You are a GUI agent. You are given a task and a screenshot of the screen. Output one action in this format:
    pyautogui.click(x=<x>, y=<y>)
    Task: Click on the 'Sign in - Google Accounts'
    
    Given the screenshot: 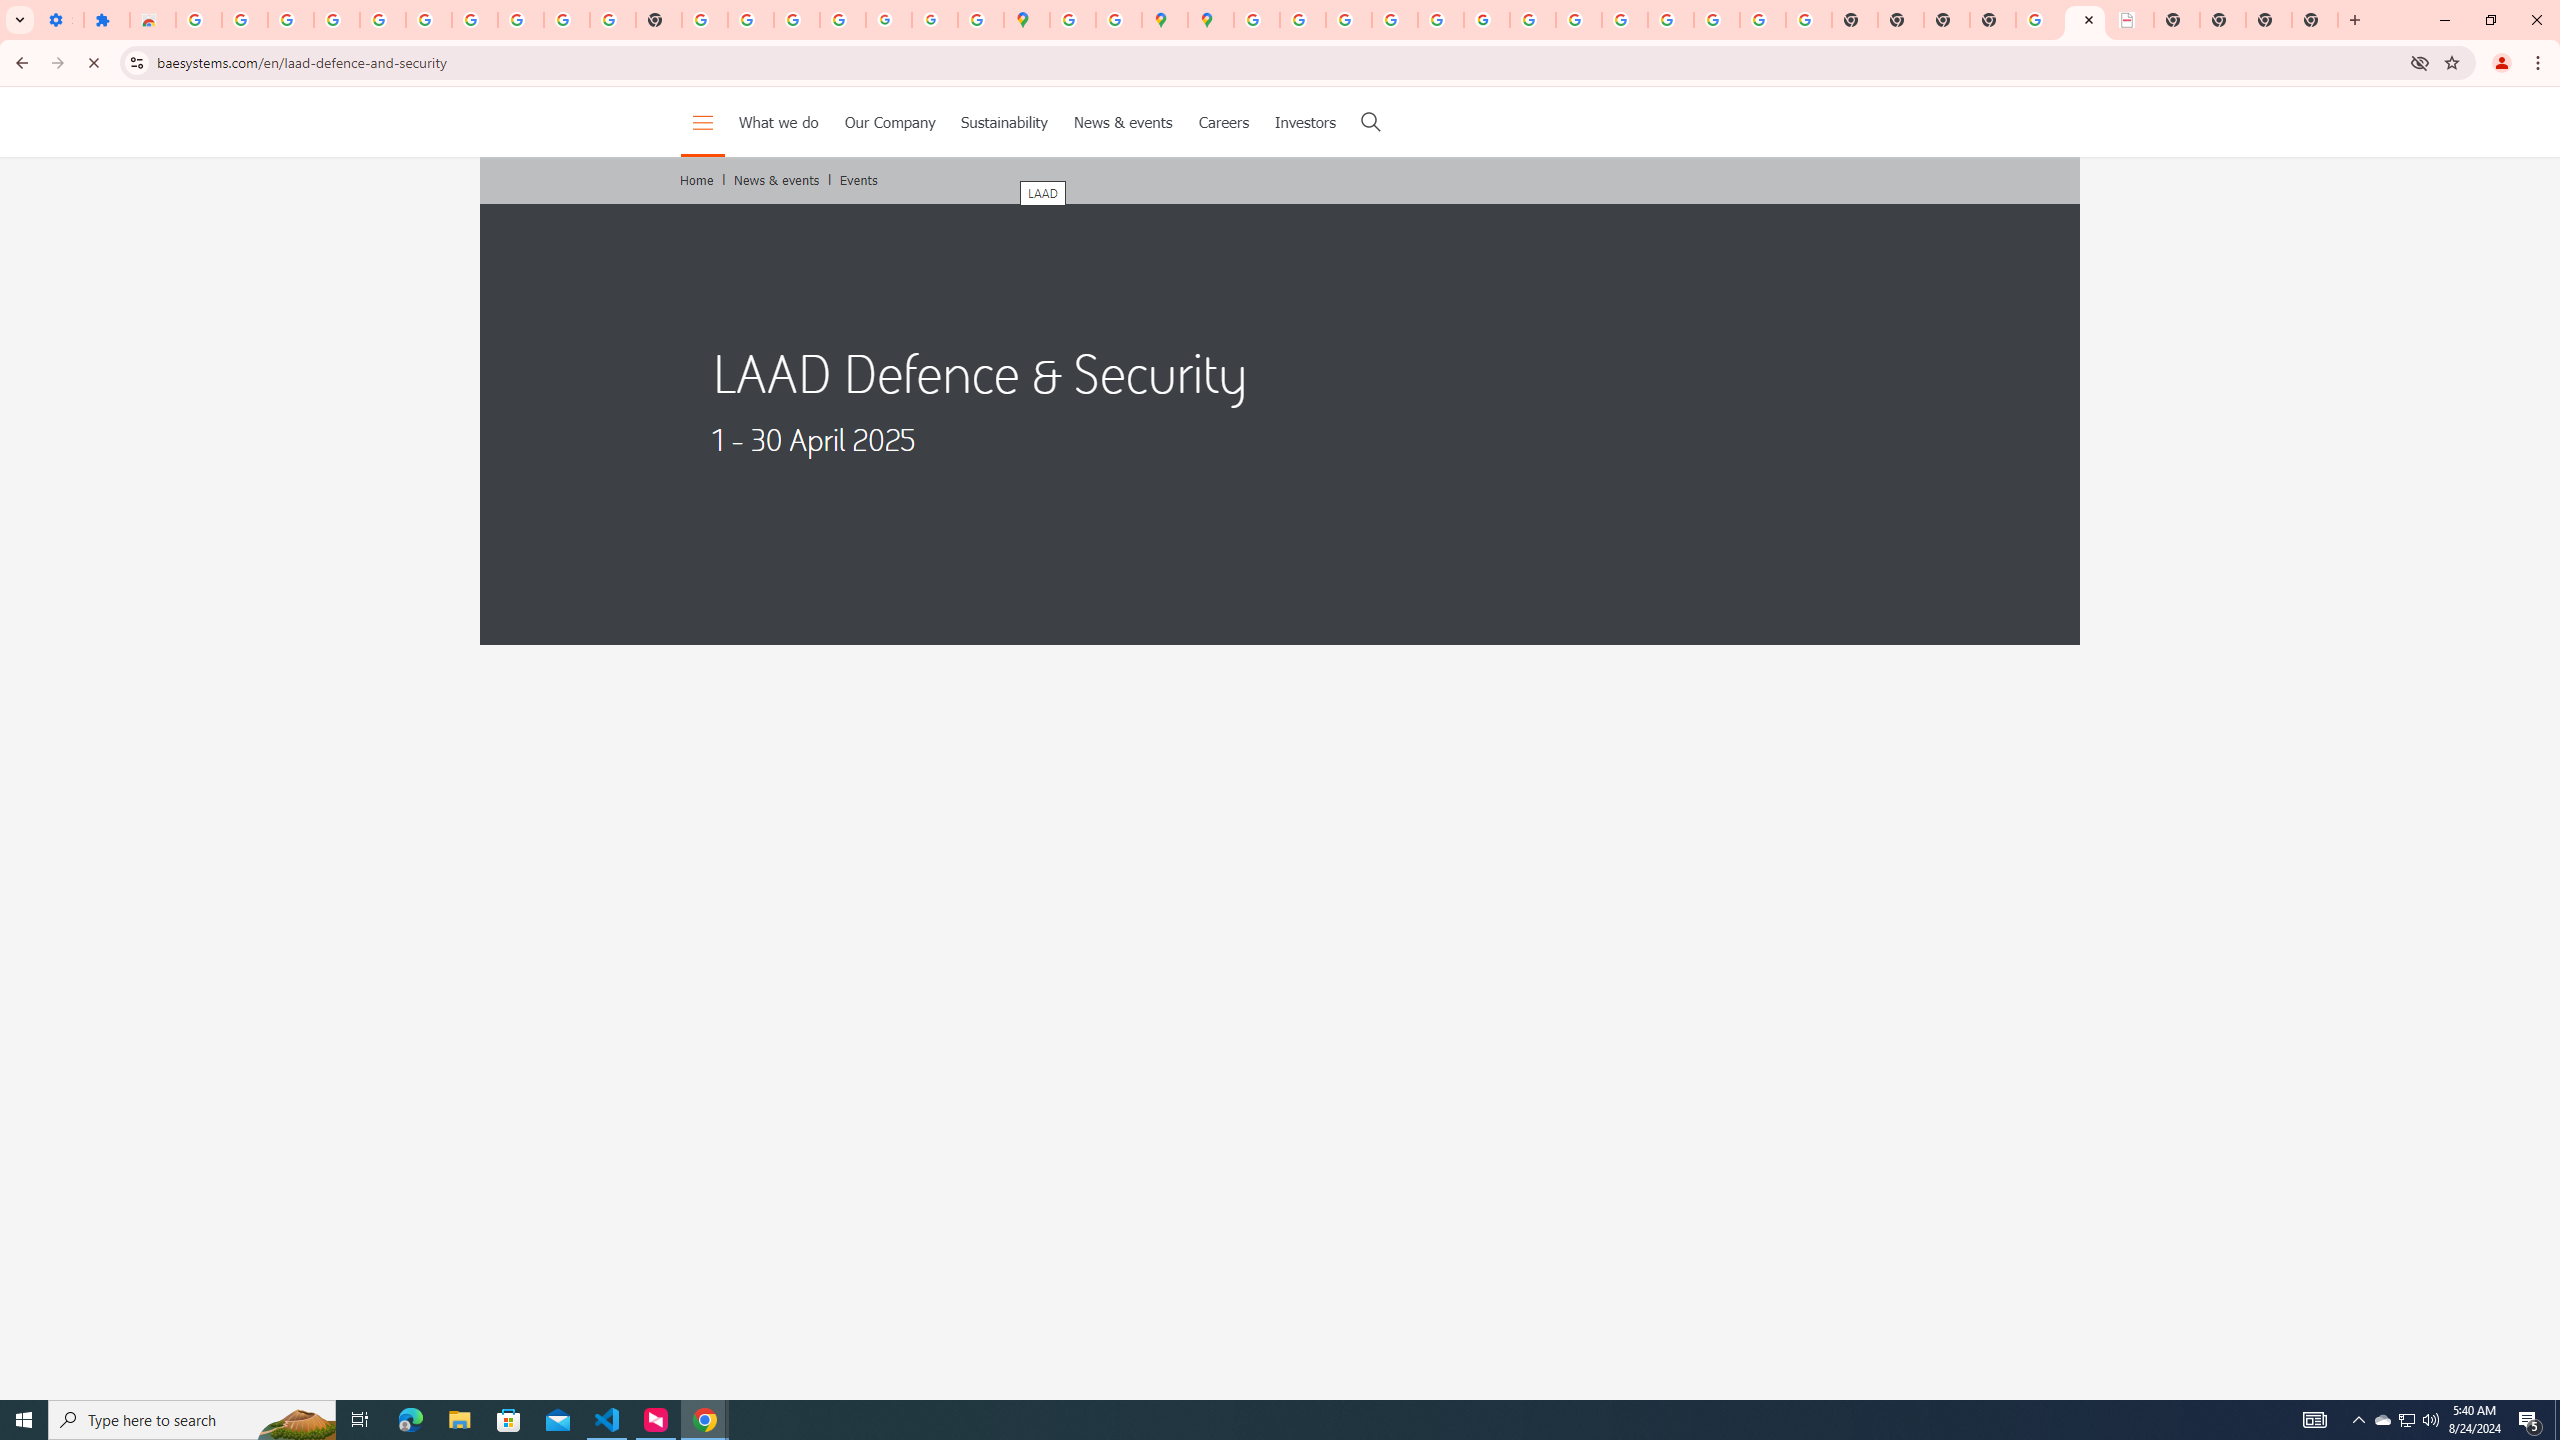 What is the action you would take?
    pyautogui.click(x=197, y=19)
    